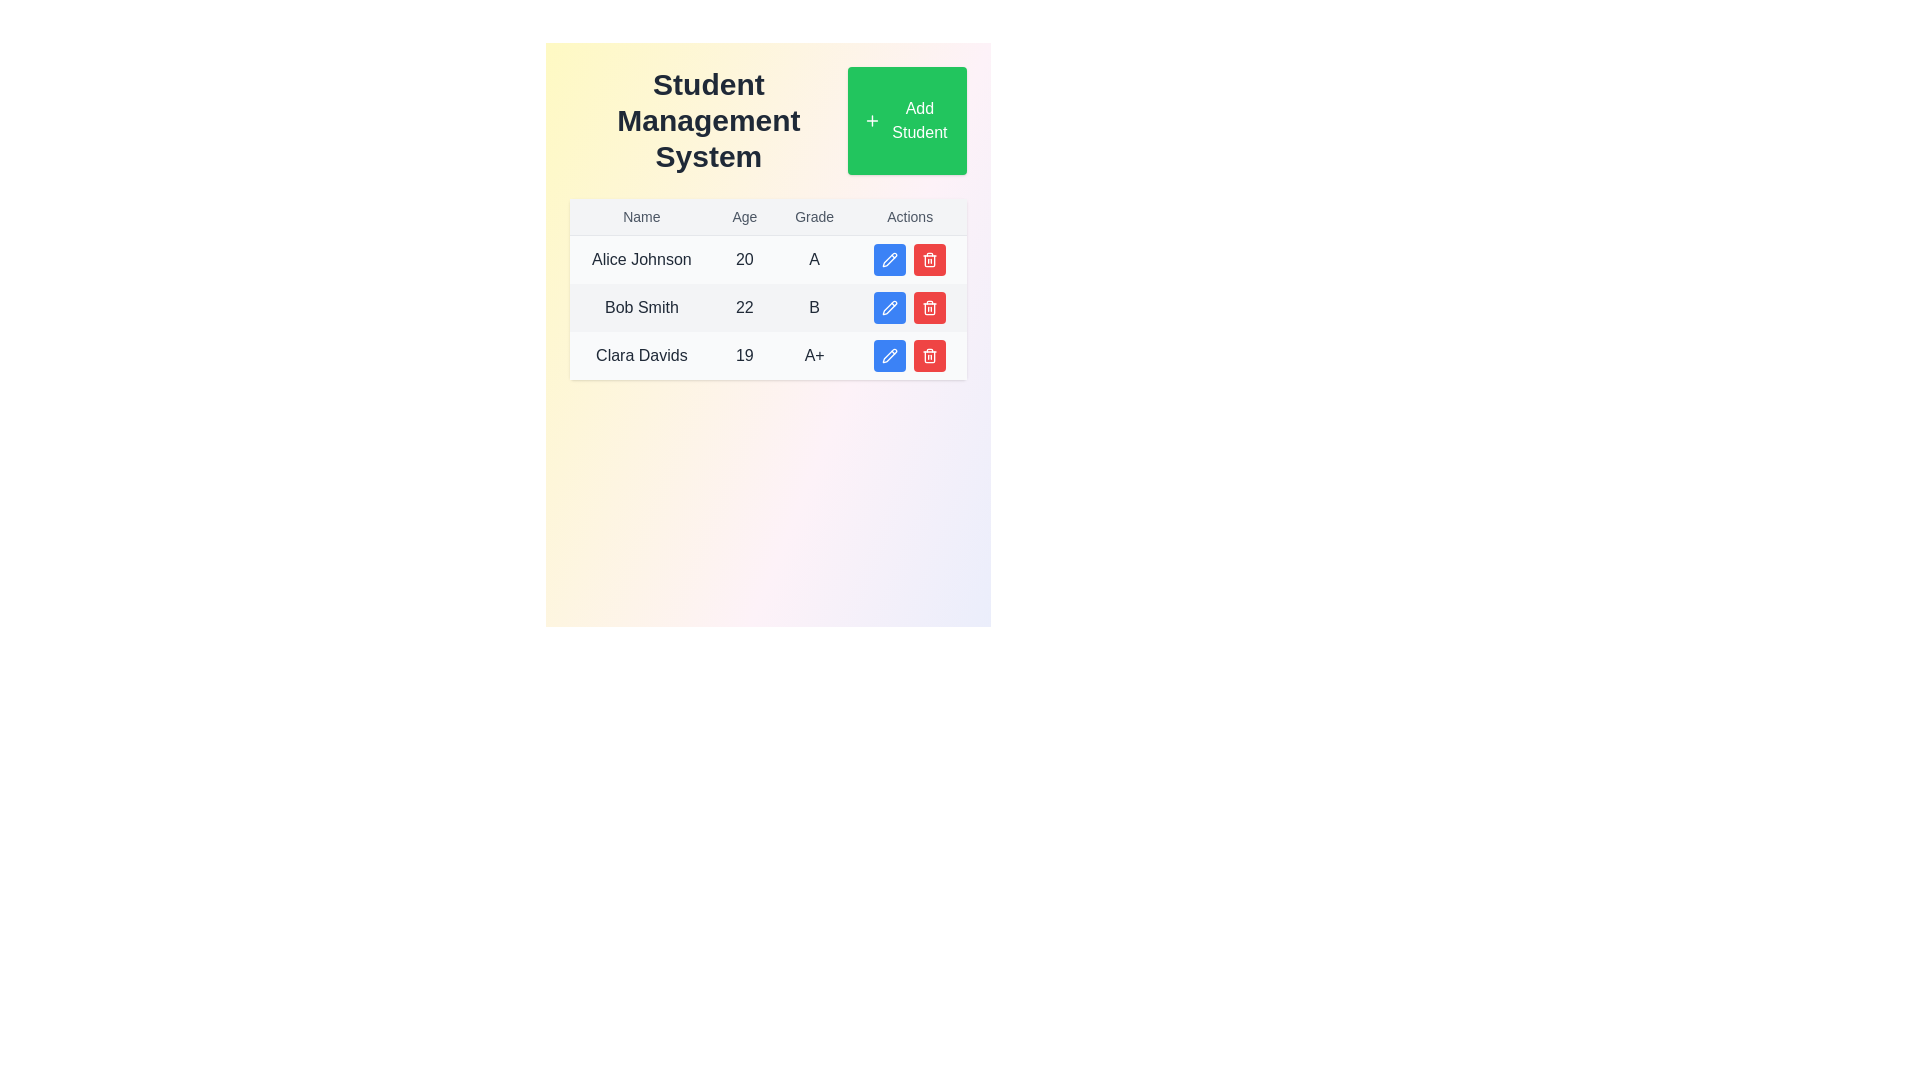 This screenshot has height=1080, width=1920. What do you see at coordinates (743, 258) in the screenshot?
I see `the text displaying the age of 'Alice Johnson', which is located in the 'Age' column of the table, between the 'Name' and 'Grade' columns` at bounding box center [743, 258].